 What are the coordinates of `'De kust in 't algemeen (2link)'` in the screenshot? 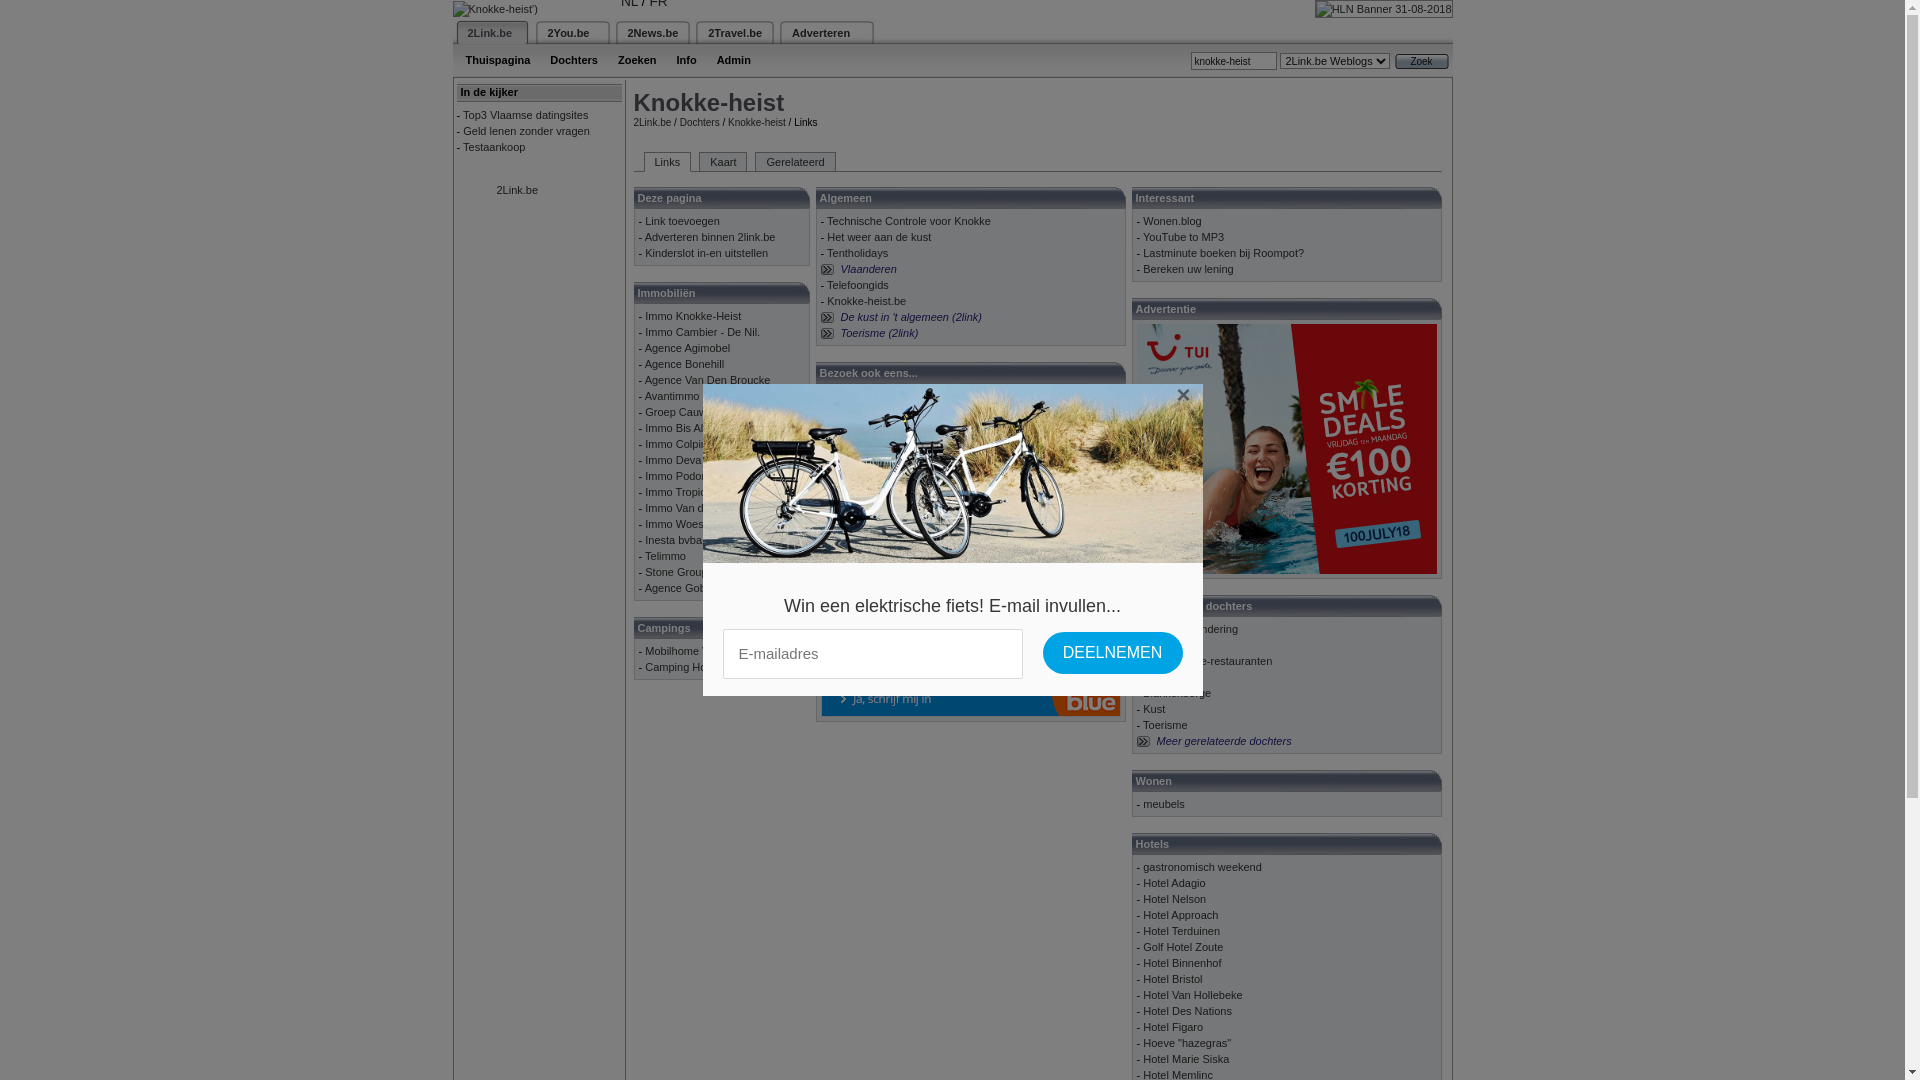 It's located at (910, 315).